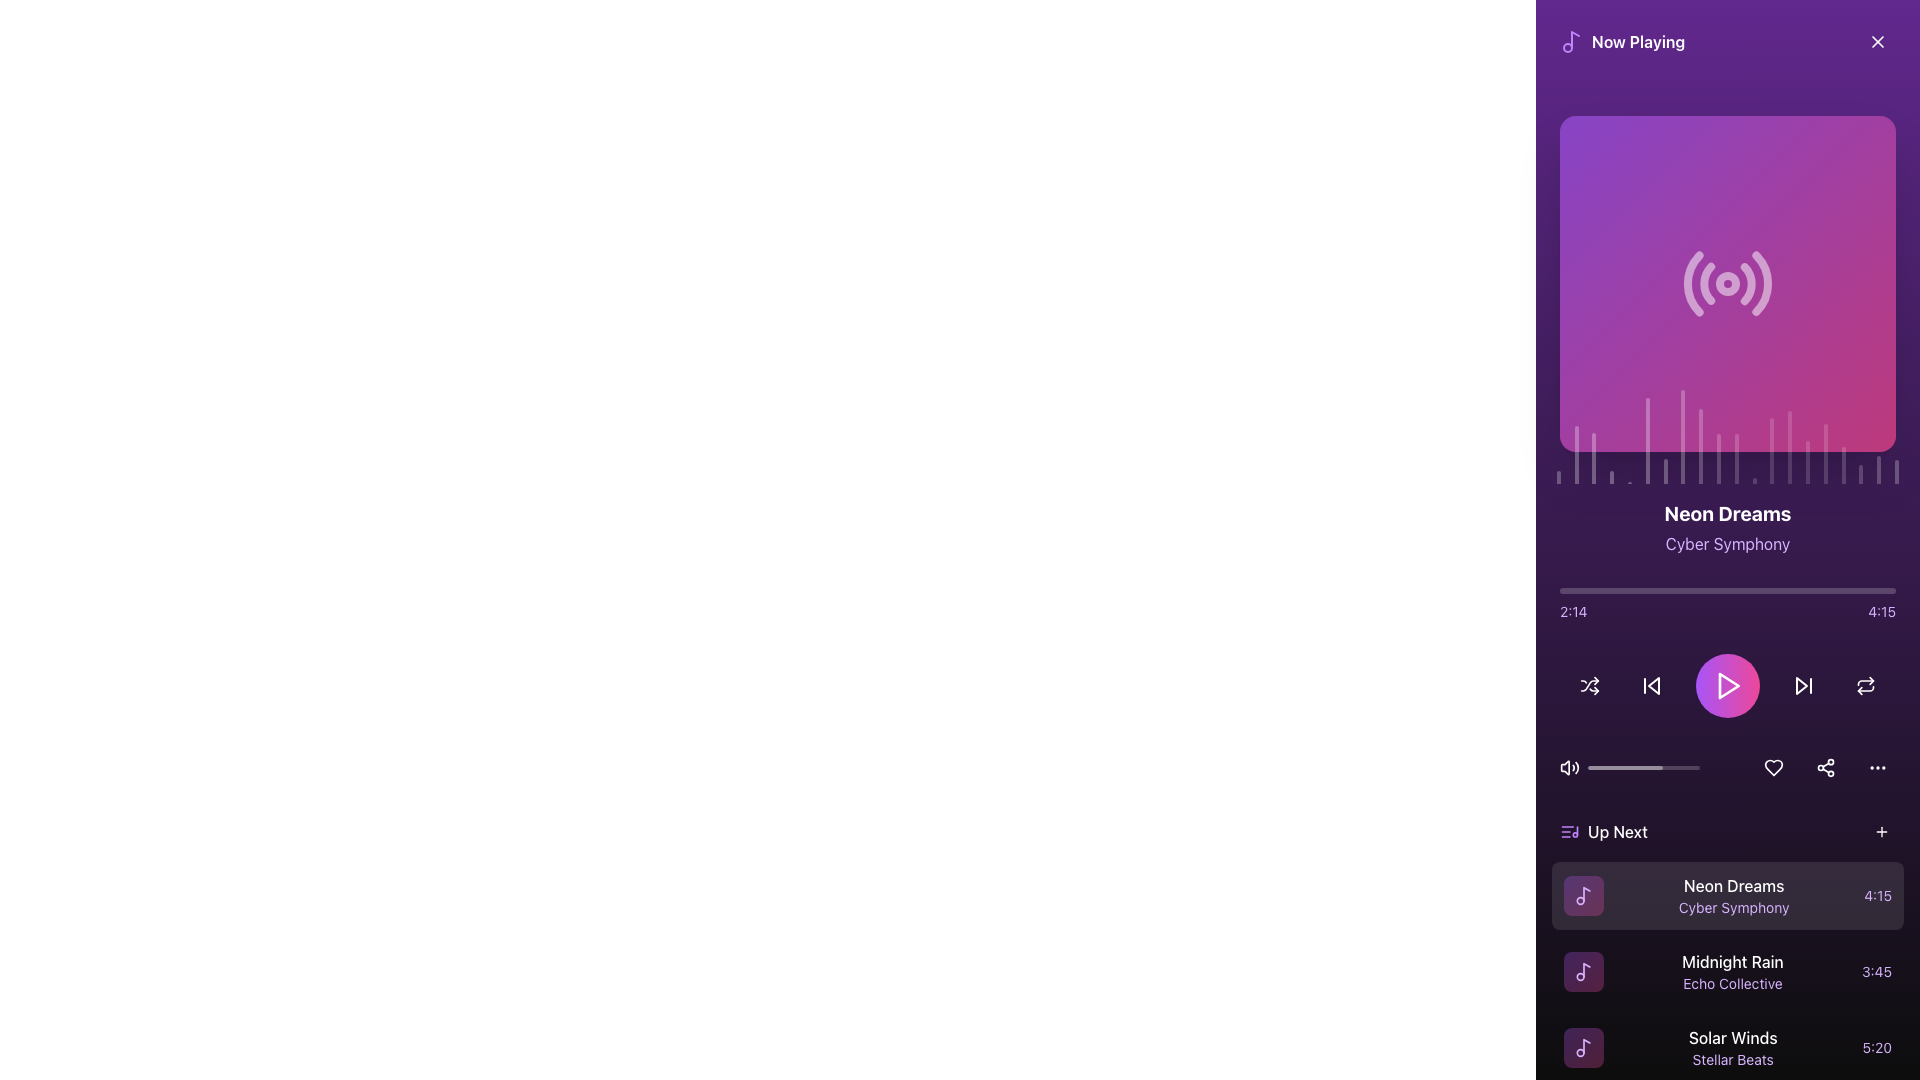  I want to click on the music note icon located in the vibrant purple header section, which is associated with the 'Now Playing' label, so click(1574, 39).